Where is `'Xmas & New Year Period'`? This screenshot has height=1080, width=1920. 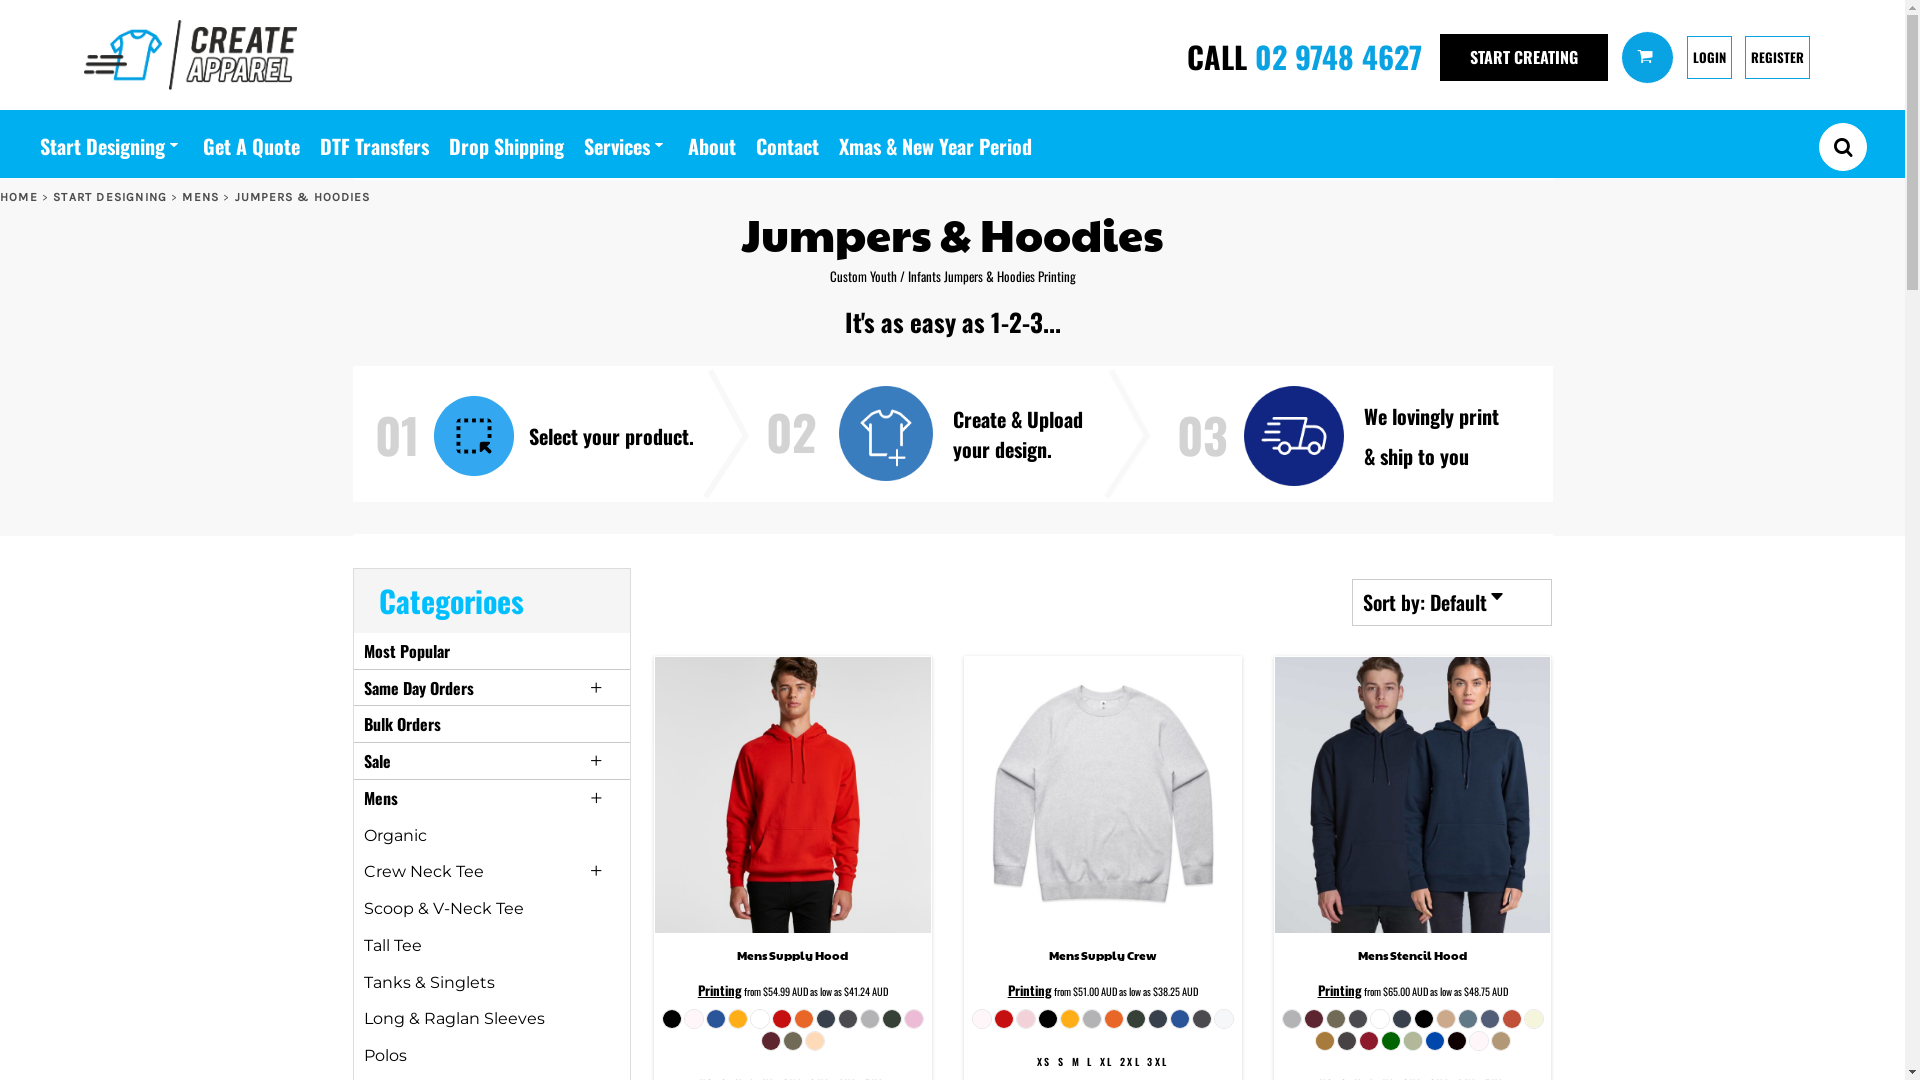 'Xmas & New Year Period' is located at coordinates (839, 142).